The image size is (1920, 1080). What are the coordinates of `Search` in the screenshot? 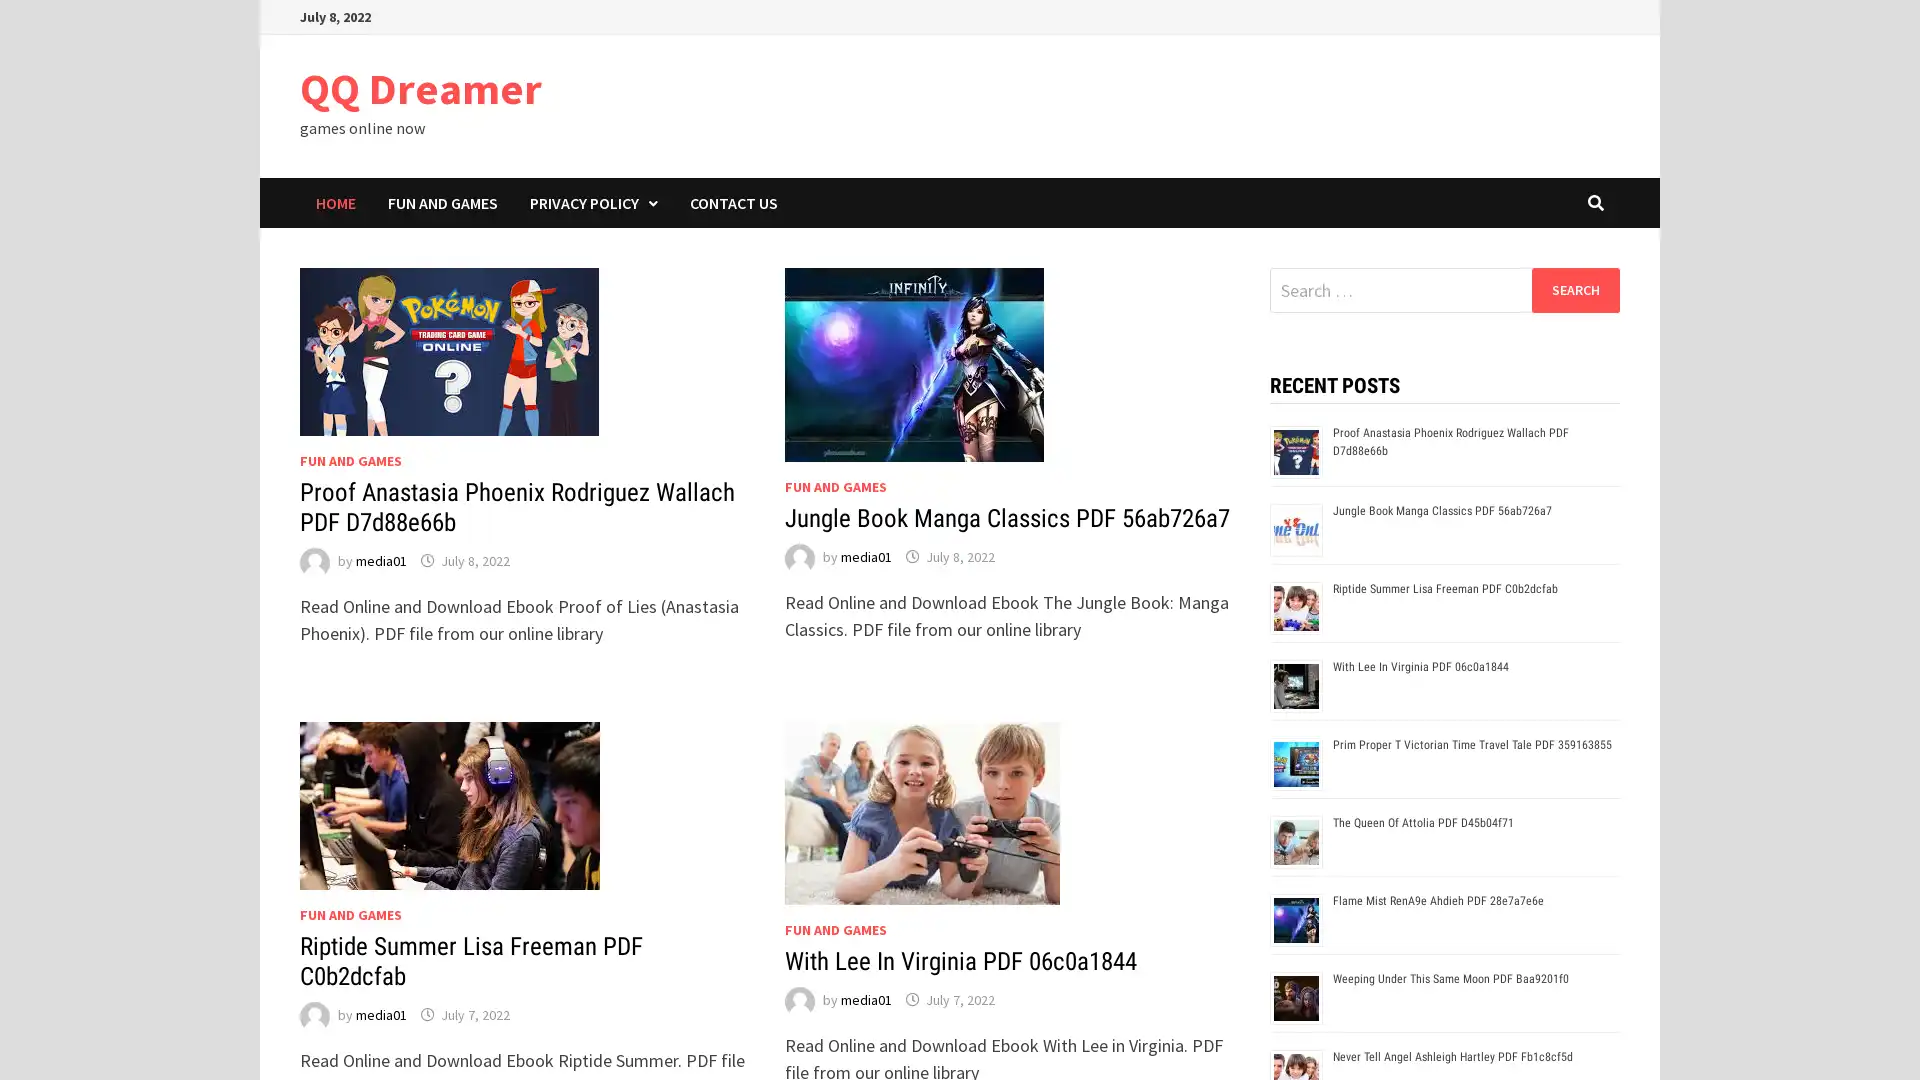 It's located at (1574, 289).